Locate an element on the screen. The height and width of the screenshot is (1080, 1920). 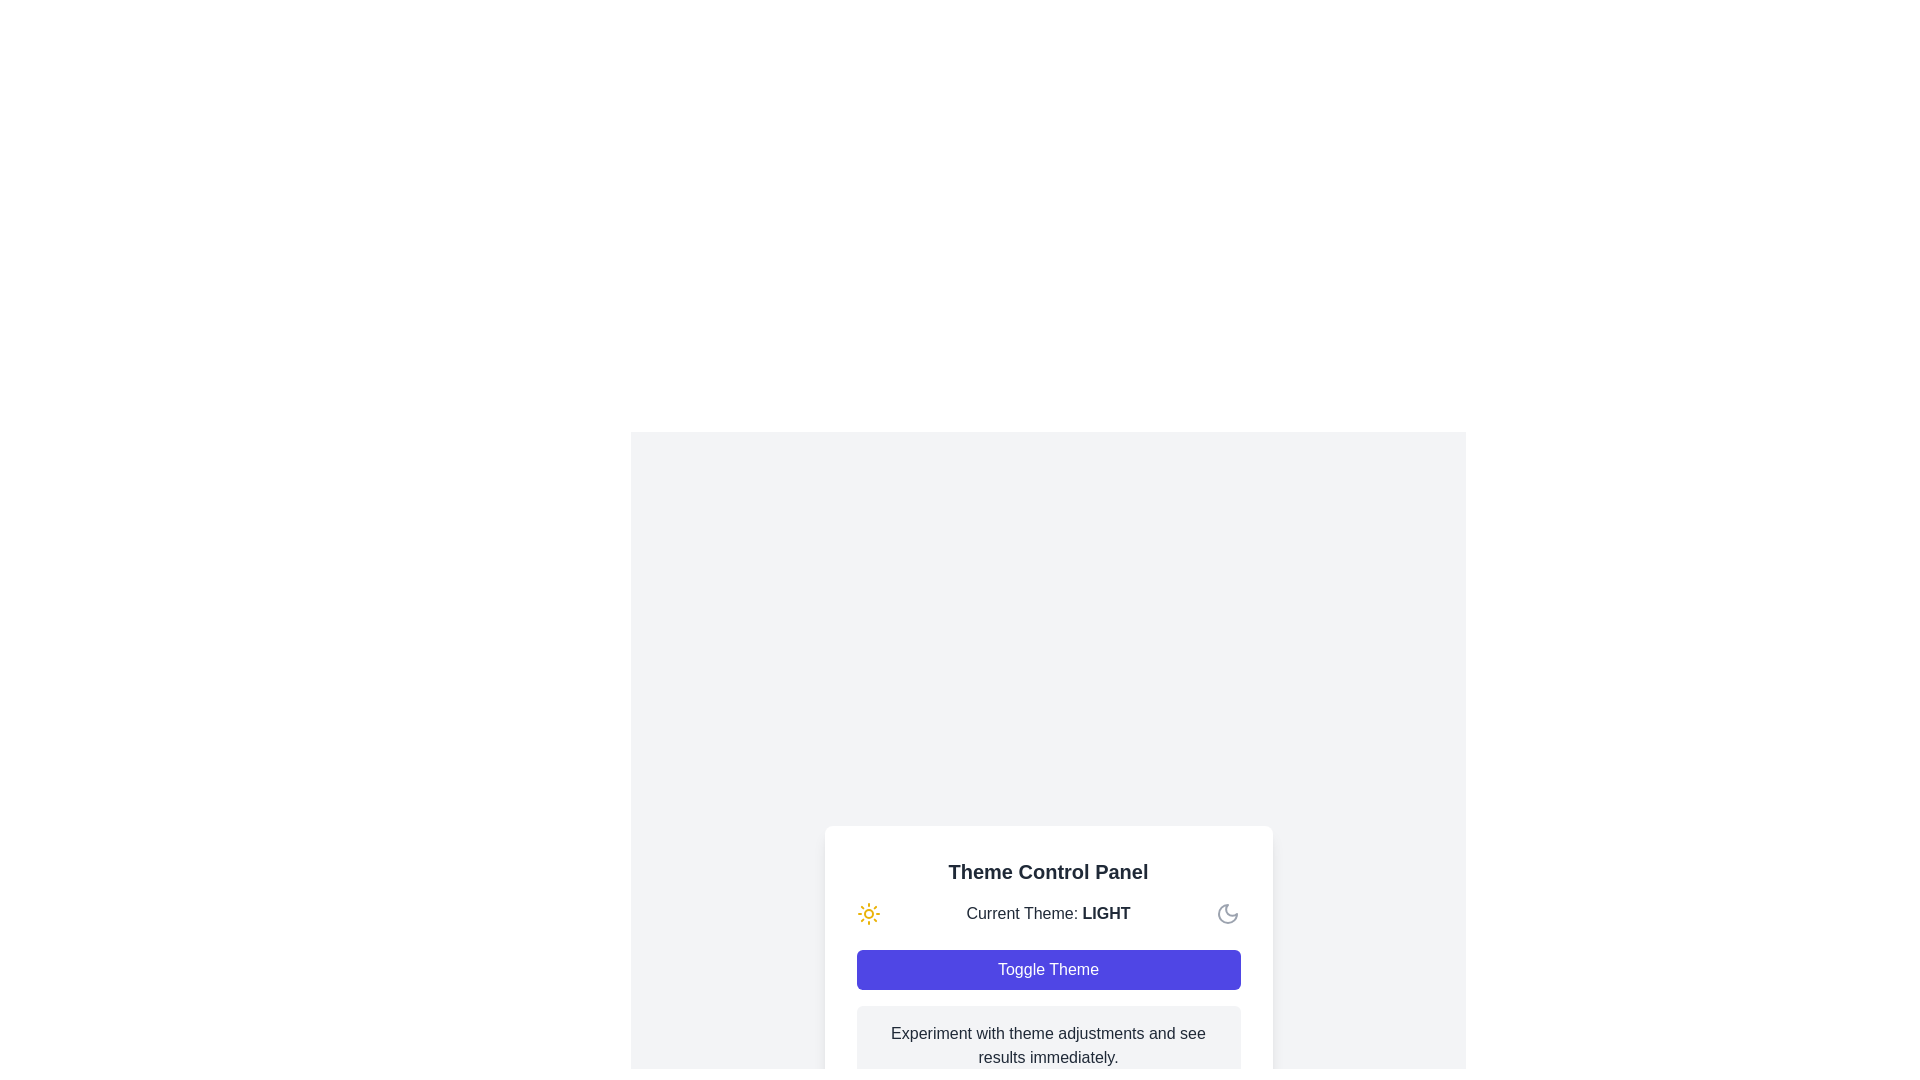
the text label displaying the currently selected UI theme, which indicates 'Light' as the active visual mode is located at coordinates (1105, 913).